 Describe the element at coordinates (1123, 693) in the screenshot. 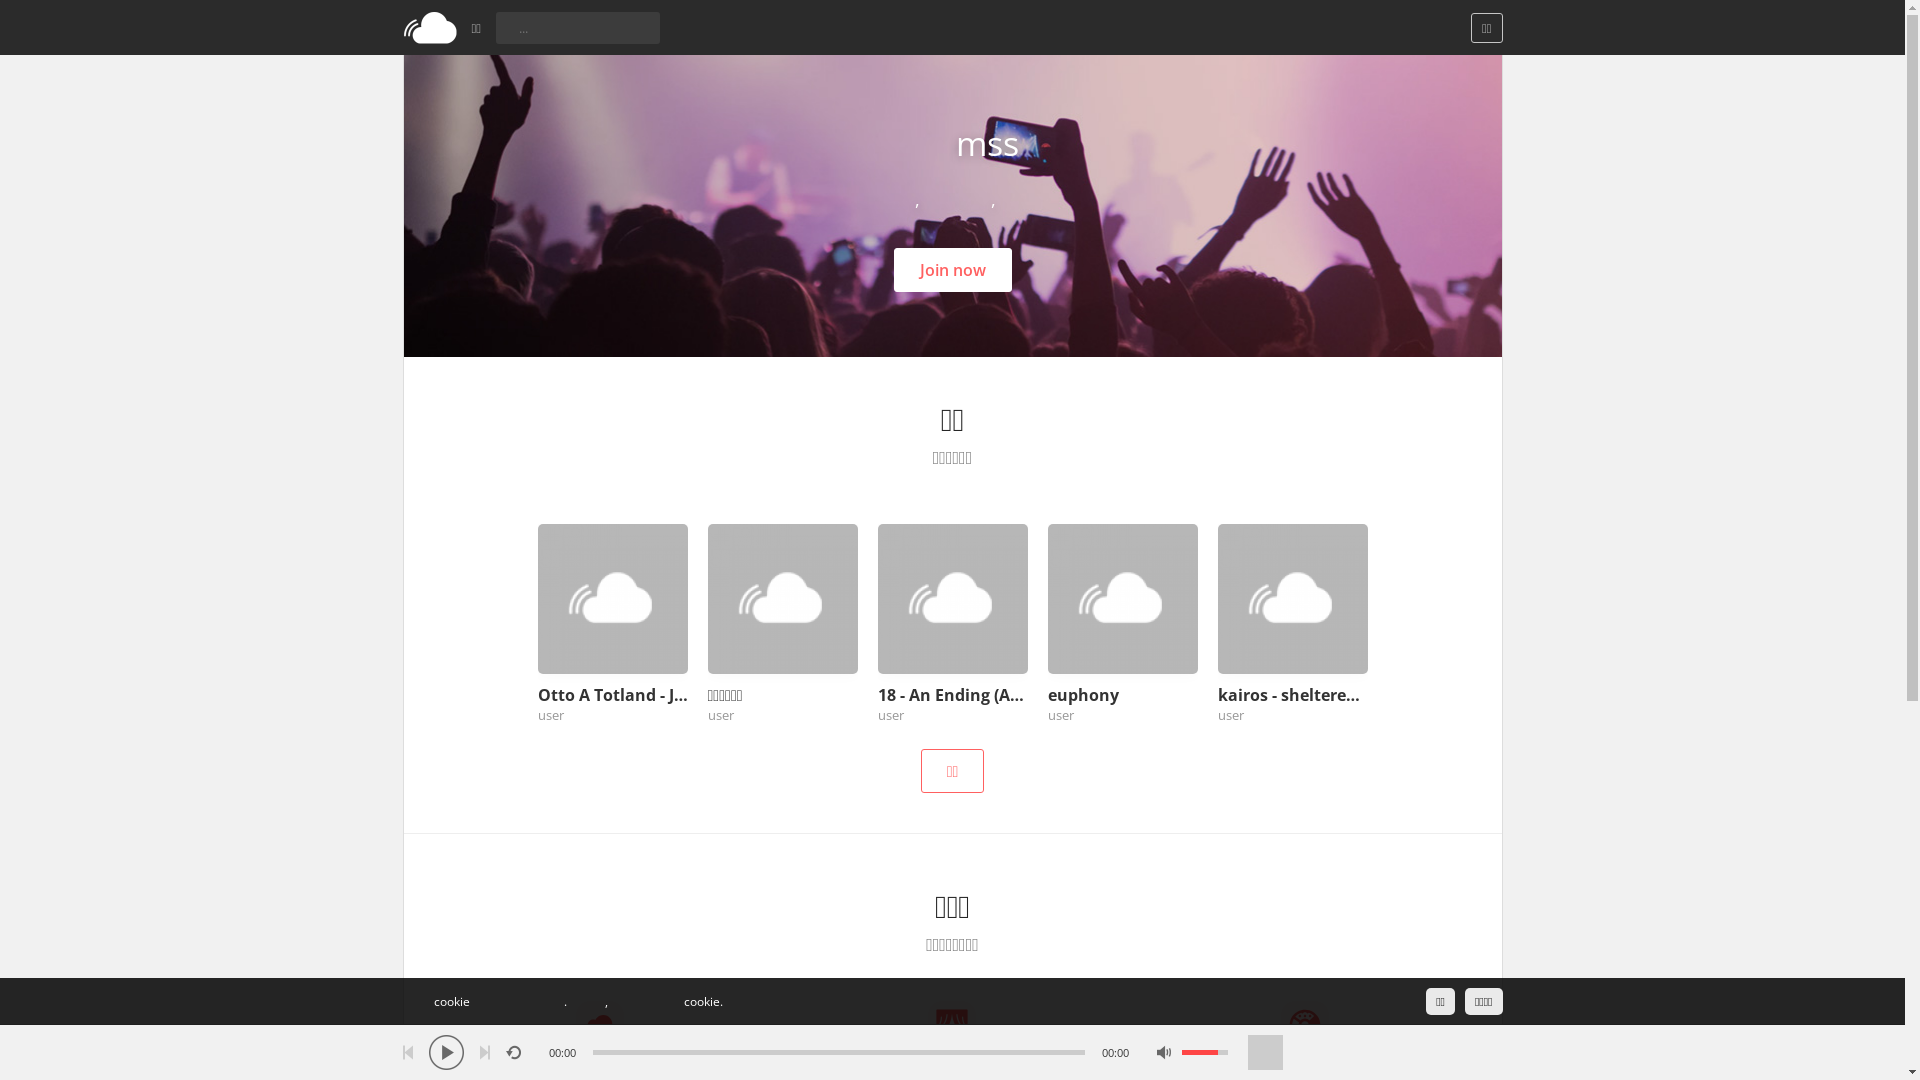

I see `'euphony'` at that location.